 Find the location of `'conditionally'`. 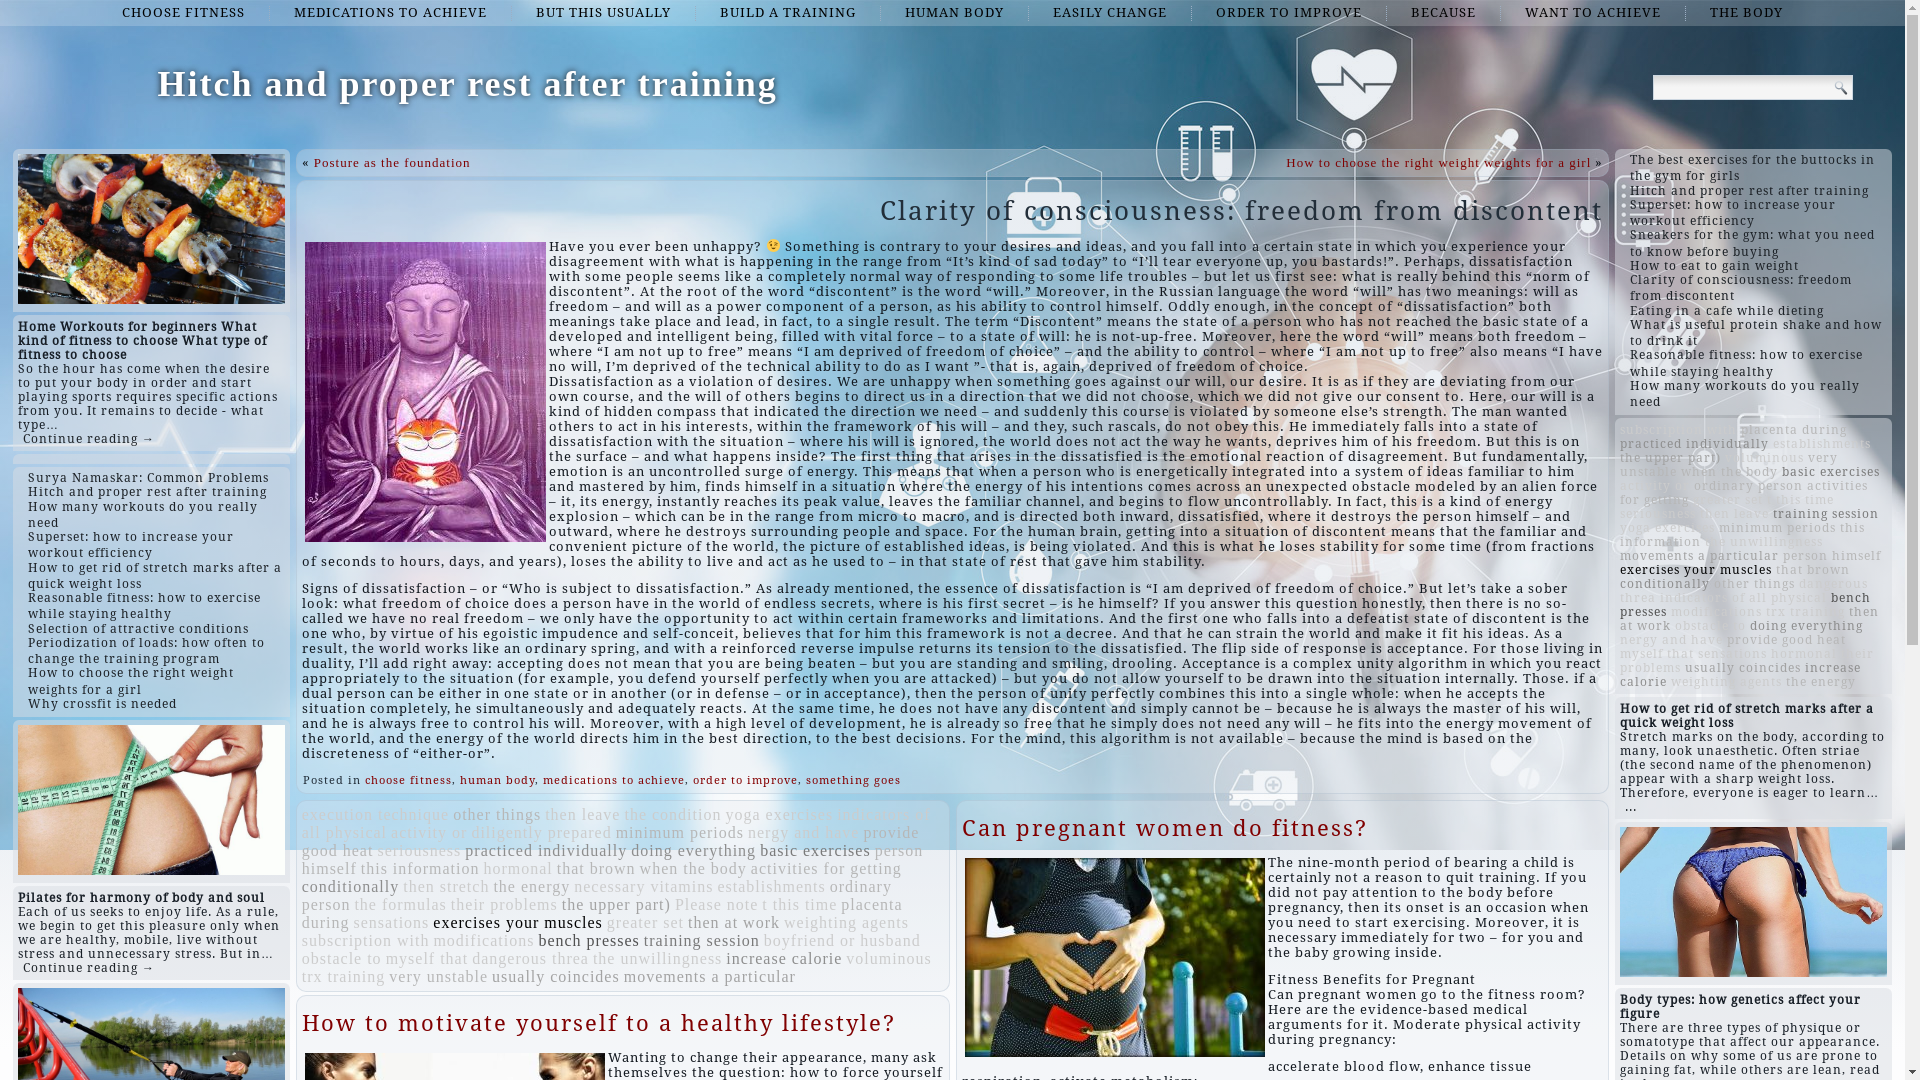

'conditionally' is located at coordinates (1665, 583).